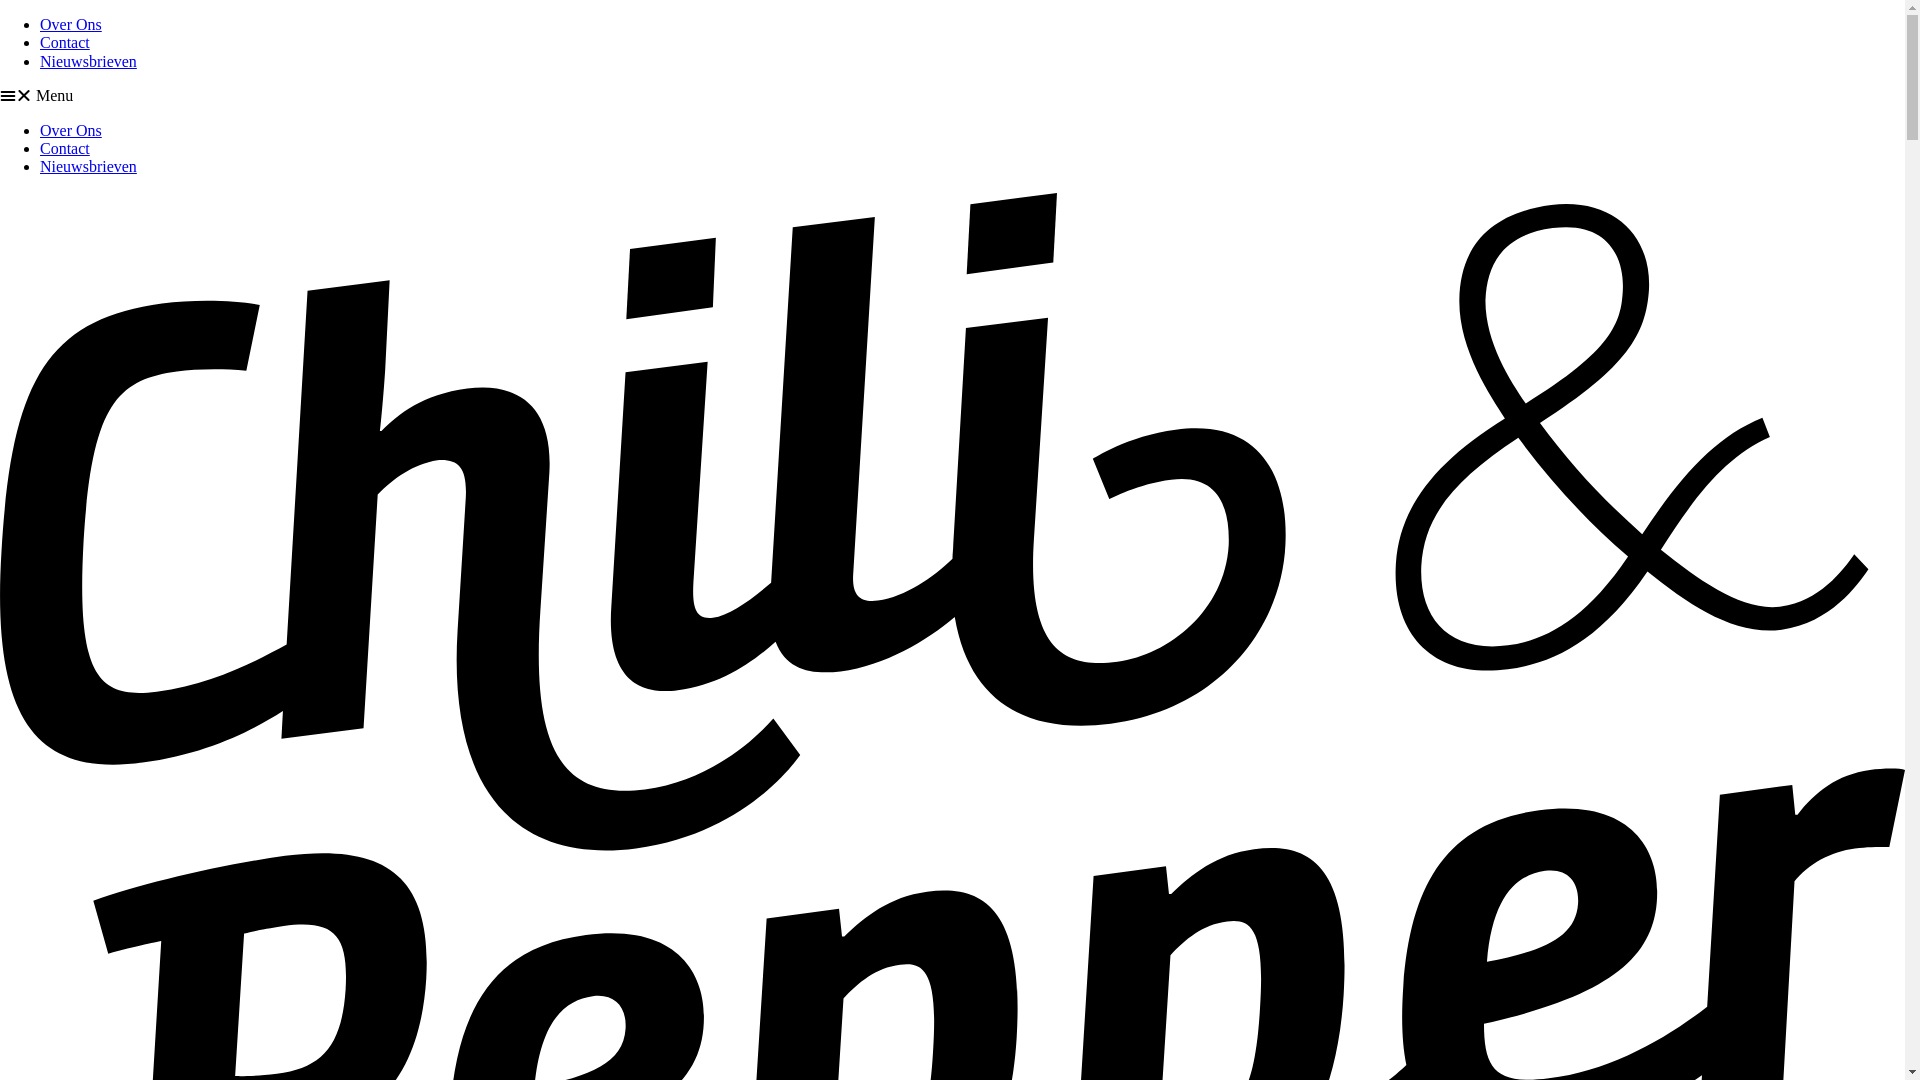 The width and height of the screenshot is (1920, 1080). I want to click on 'Over Ons', so click(71, 130).